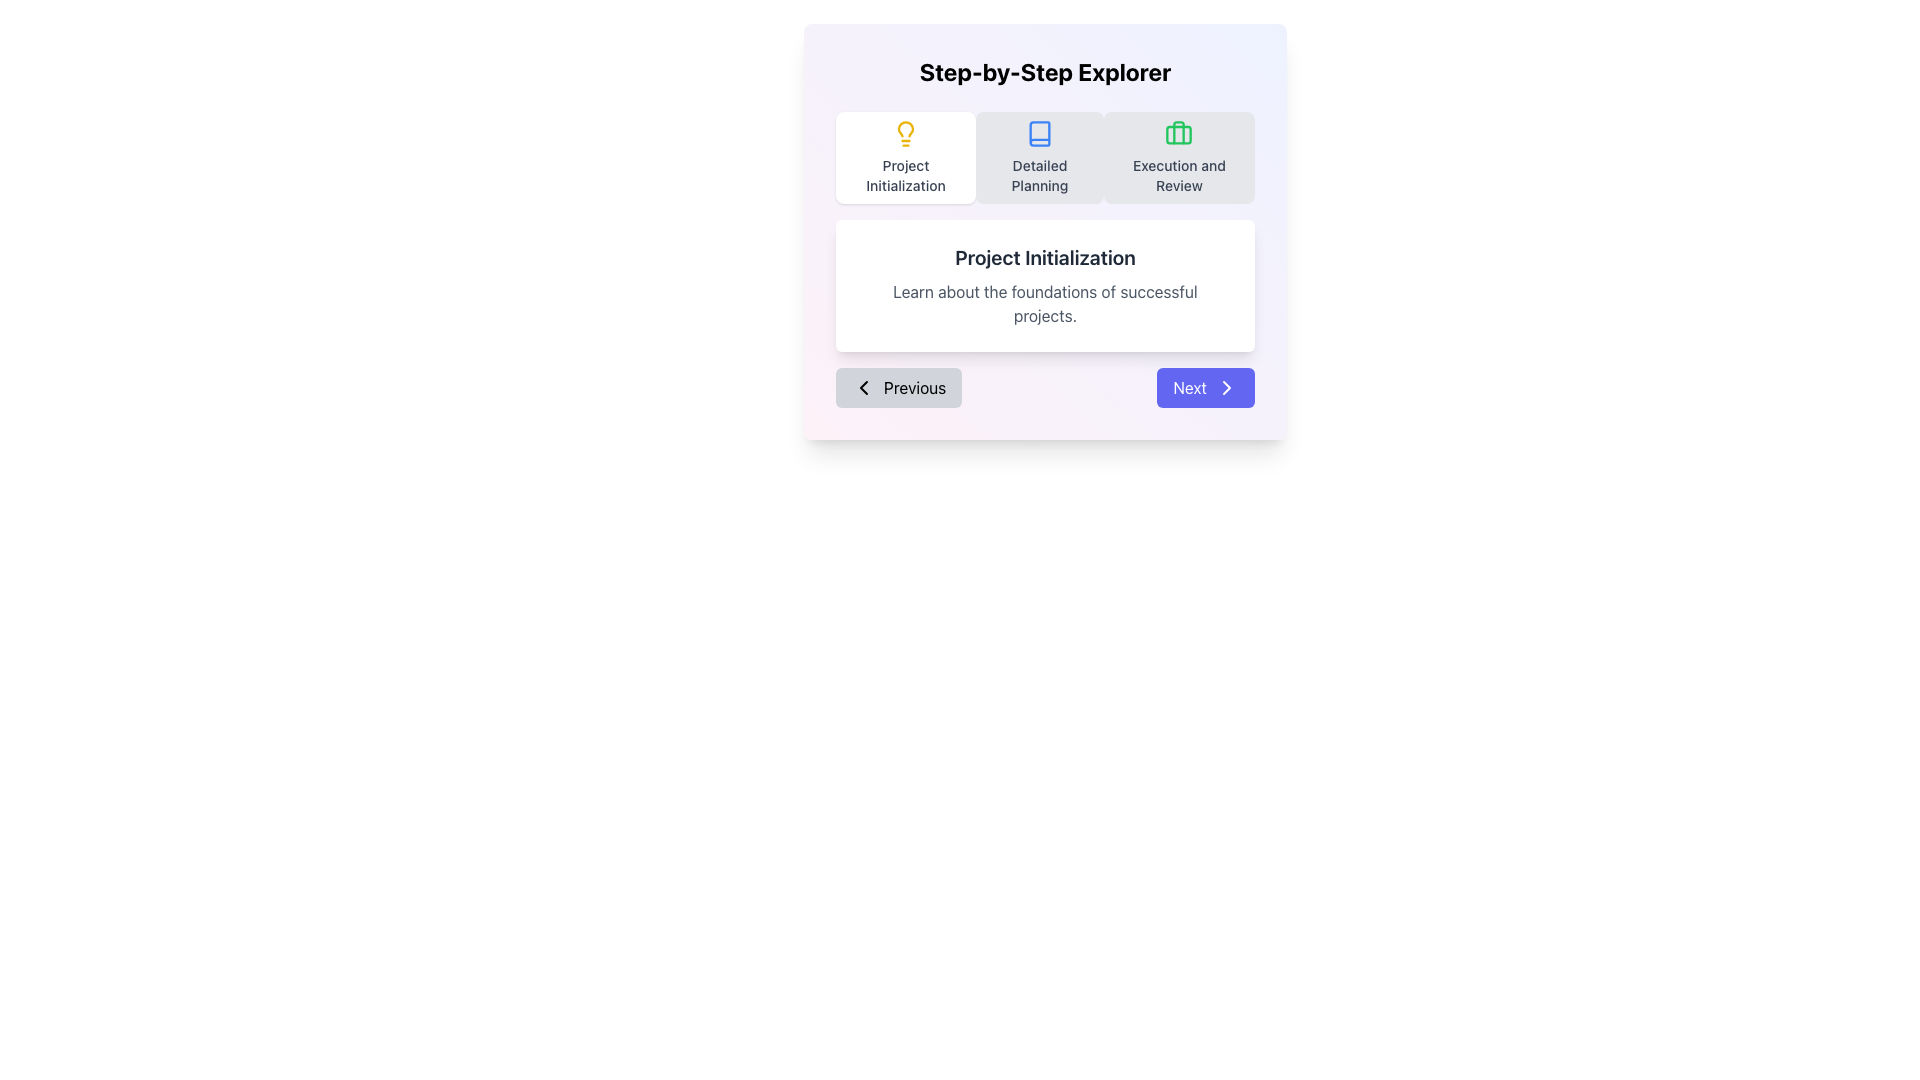 This screenshot has height=1080, width=1920. I want to click on the text label located at the bottom of the first card in a row of three cards, which serves as a title or label for a corresponding step or category, so click(905, 175).